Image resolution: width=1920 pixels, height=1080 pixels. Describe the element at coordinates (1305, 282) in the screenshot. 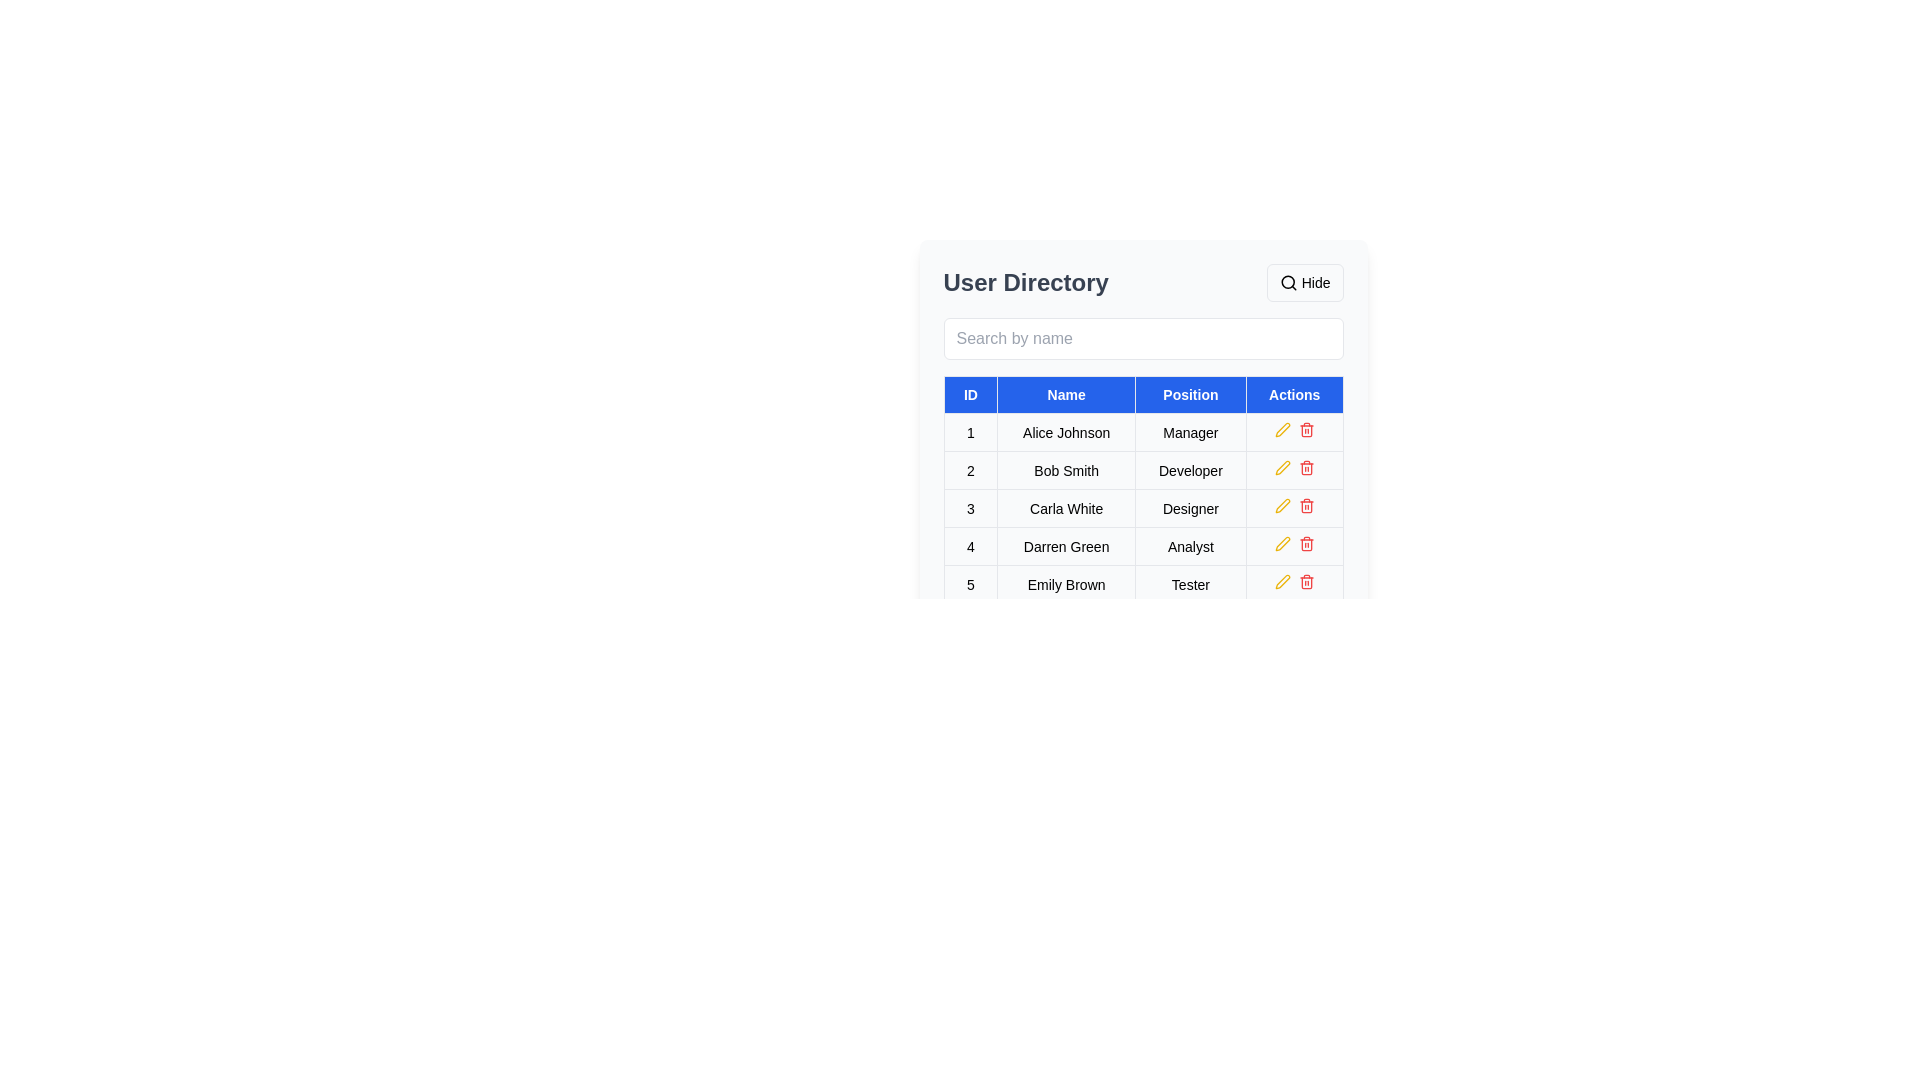

I see `the 'hide' button located at the top-right corner of the user directory UI component, positioned beside the header text 'User Directory' to change its appearance` at that location.